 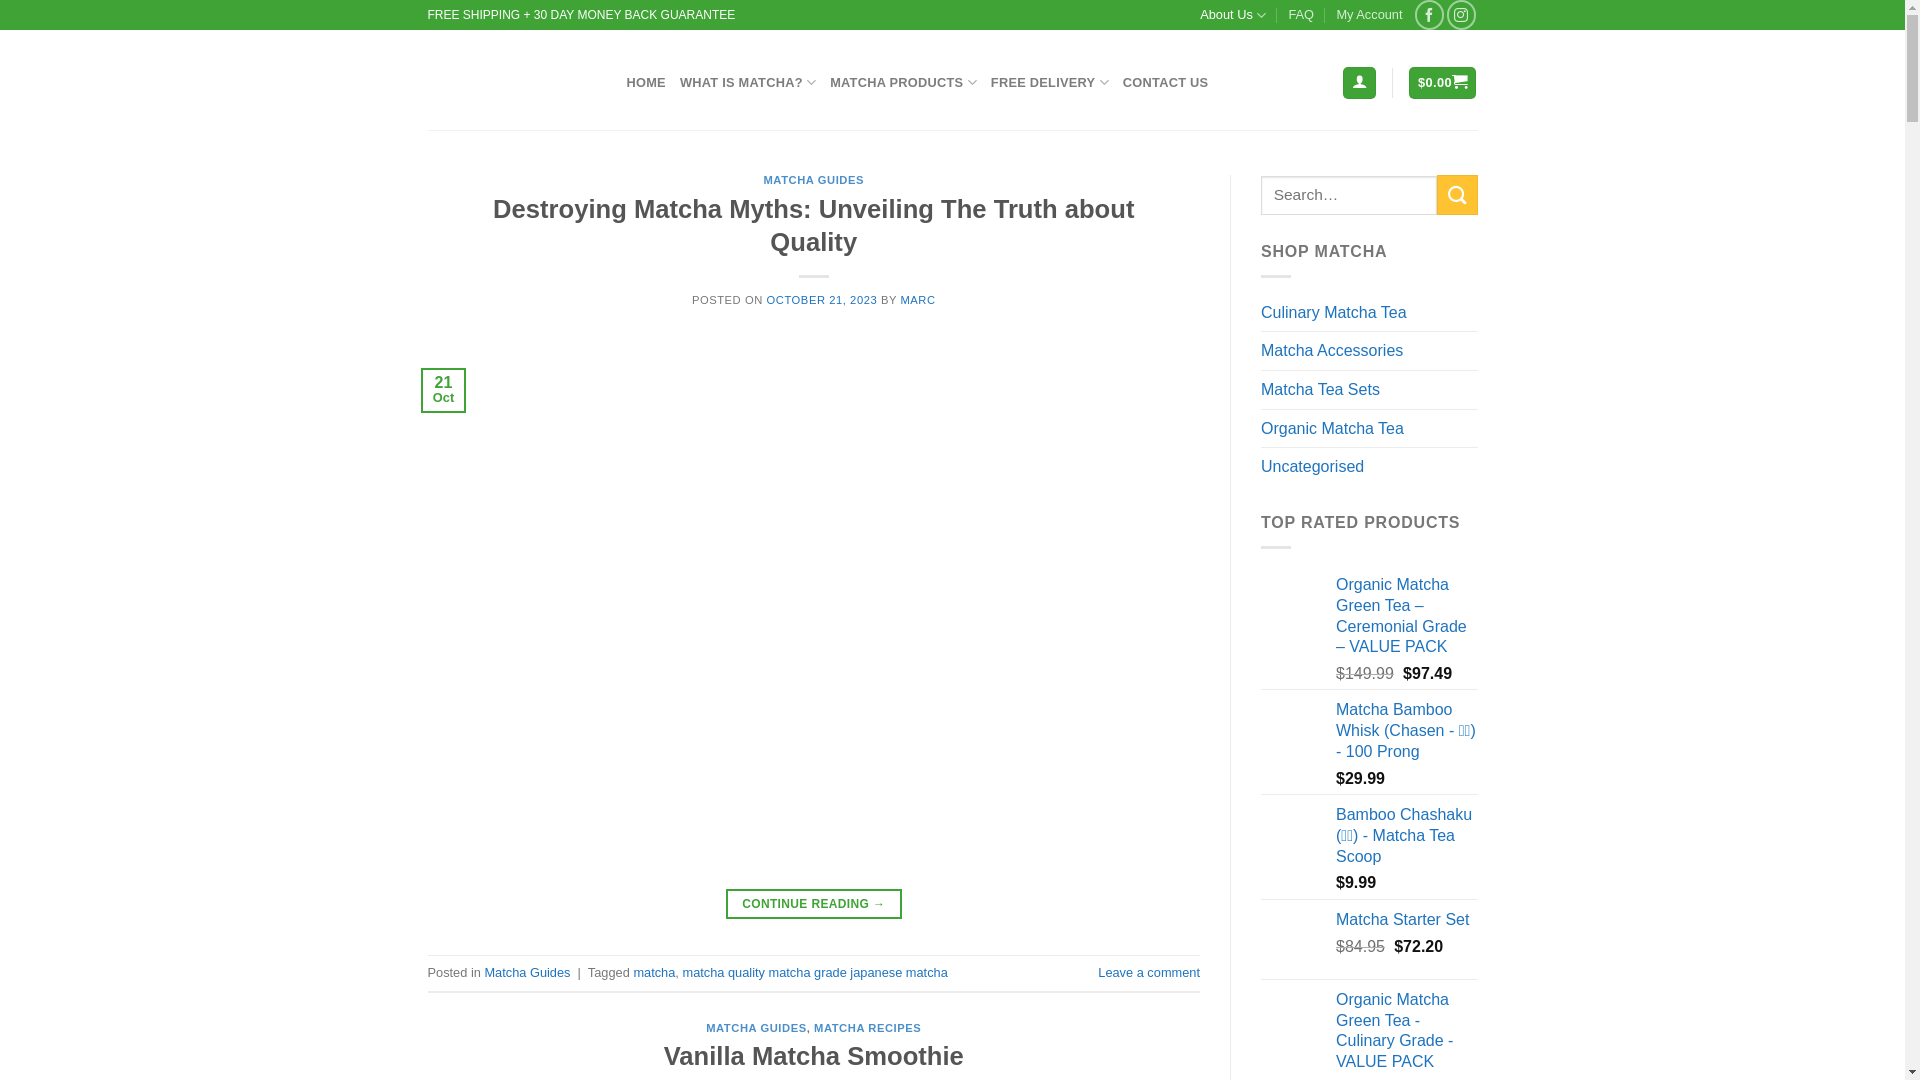 What do you see at coordinates (1442, 82) in the screenshot?
I see `'$0.00'` at bounding box center [1442, 82].